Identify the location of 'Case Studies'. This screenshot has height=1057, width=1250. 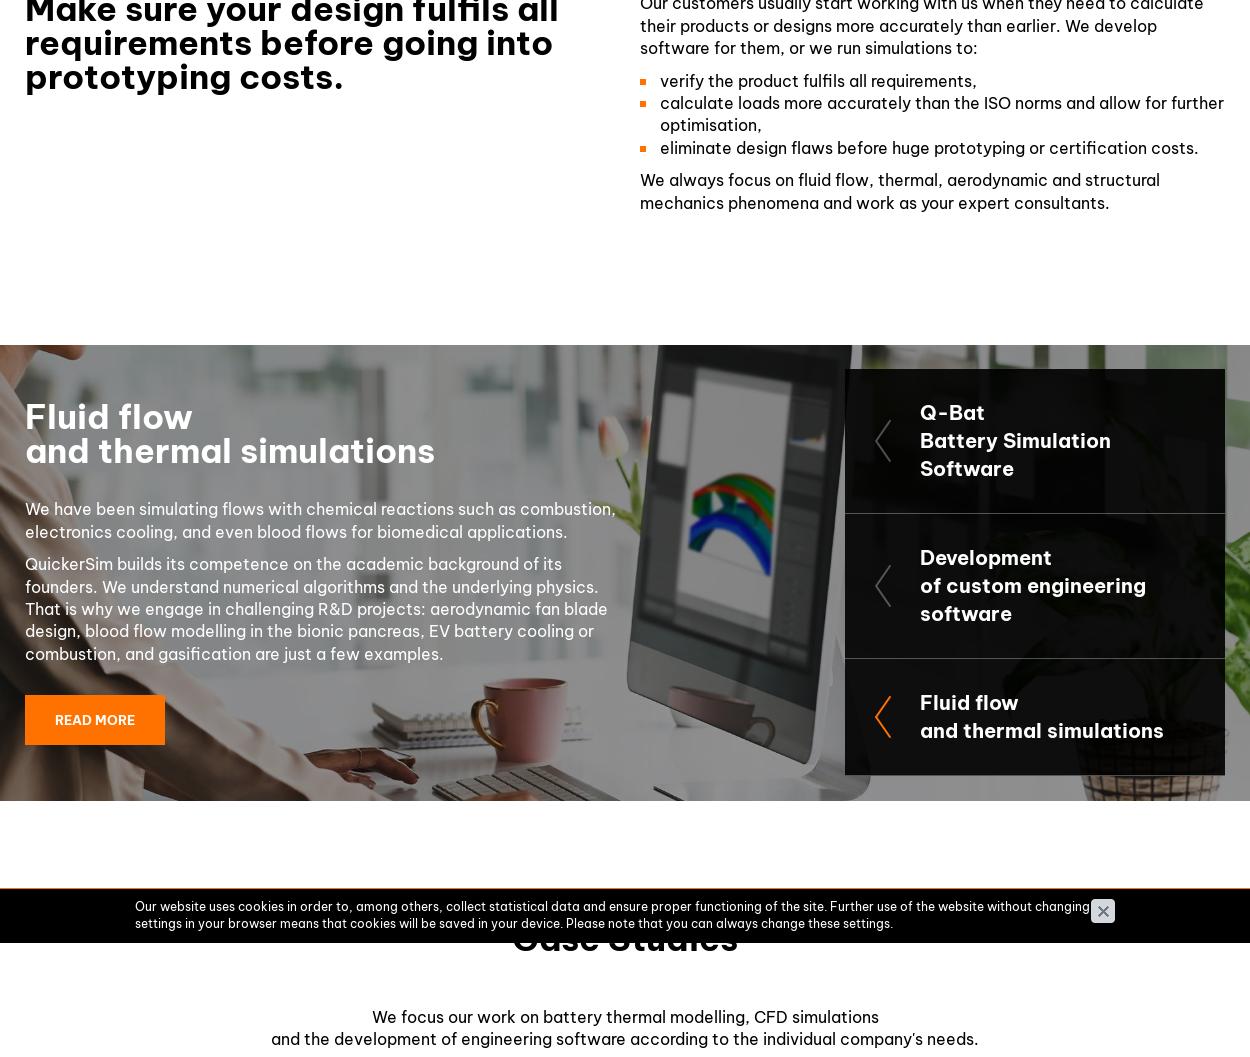
(625, 937).